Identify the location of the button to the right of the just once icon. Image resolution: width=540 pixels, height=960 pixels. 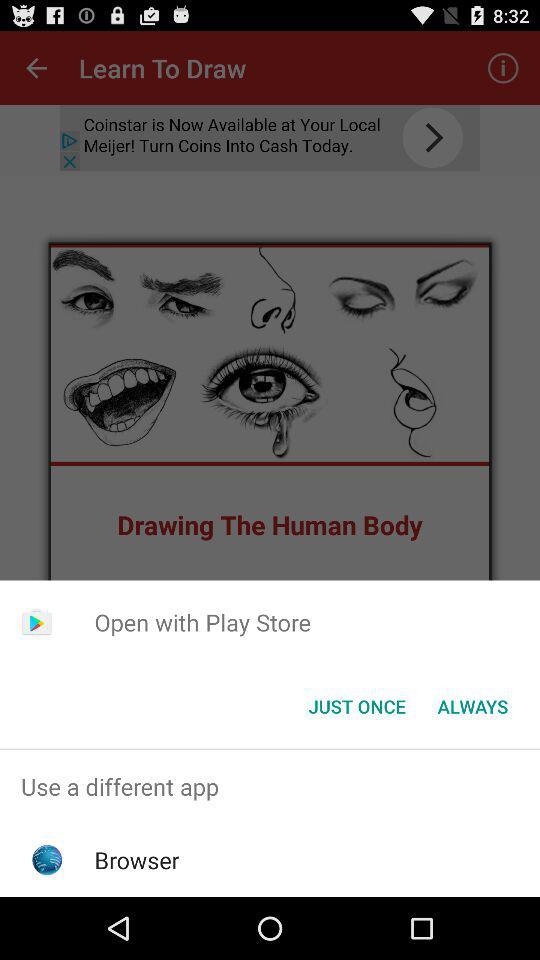
(472, 706).